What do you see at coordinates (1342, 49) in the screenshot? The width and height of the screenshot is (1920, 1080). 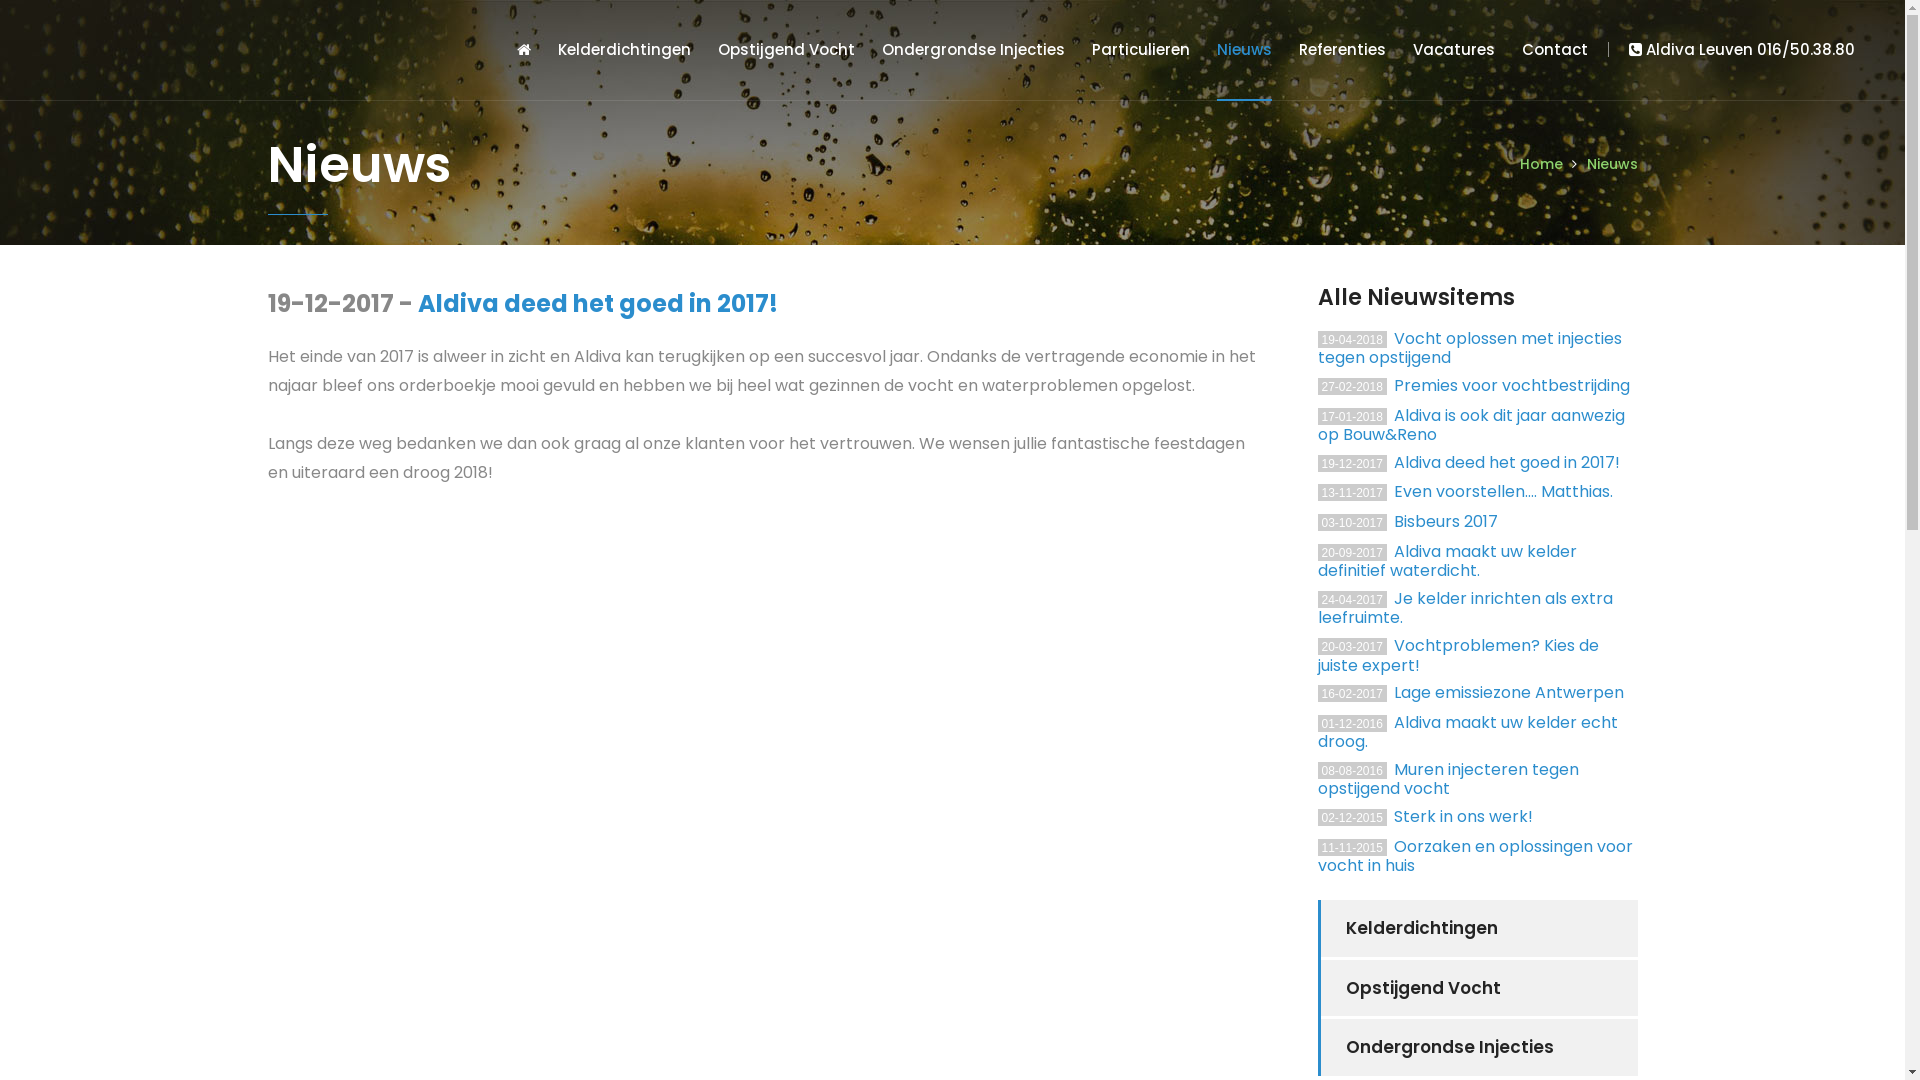 I see `'Referenties'` at bounding box center [1342, 49].